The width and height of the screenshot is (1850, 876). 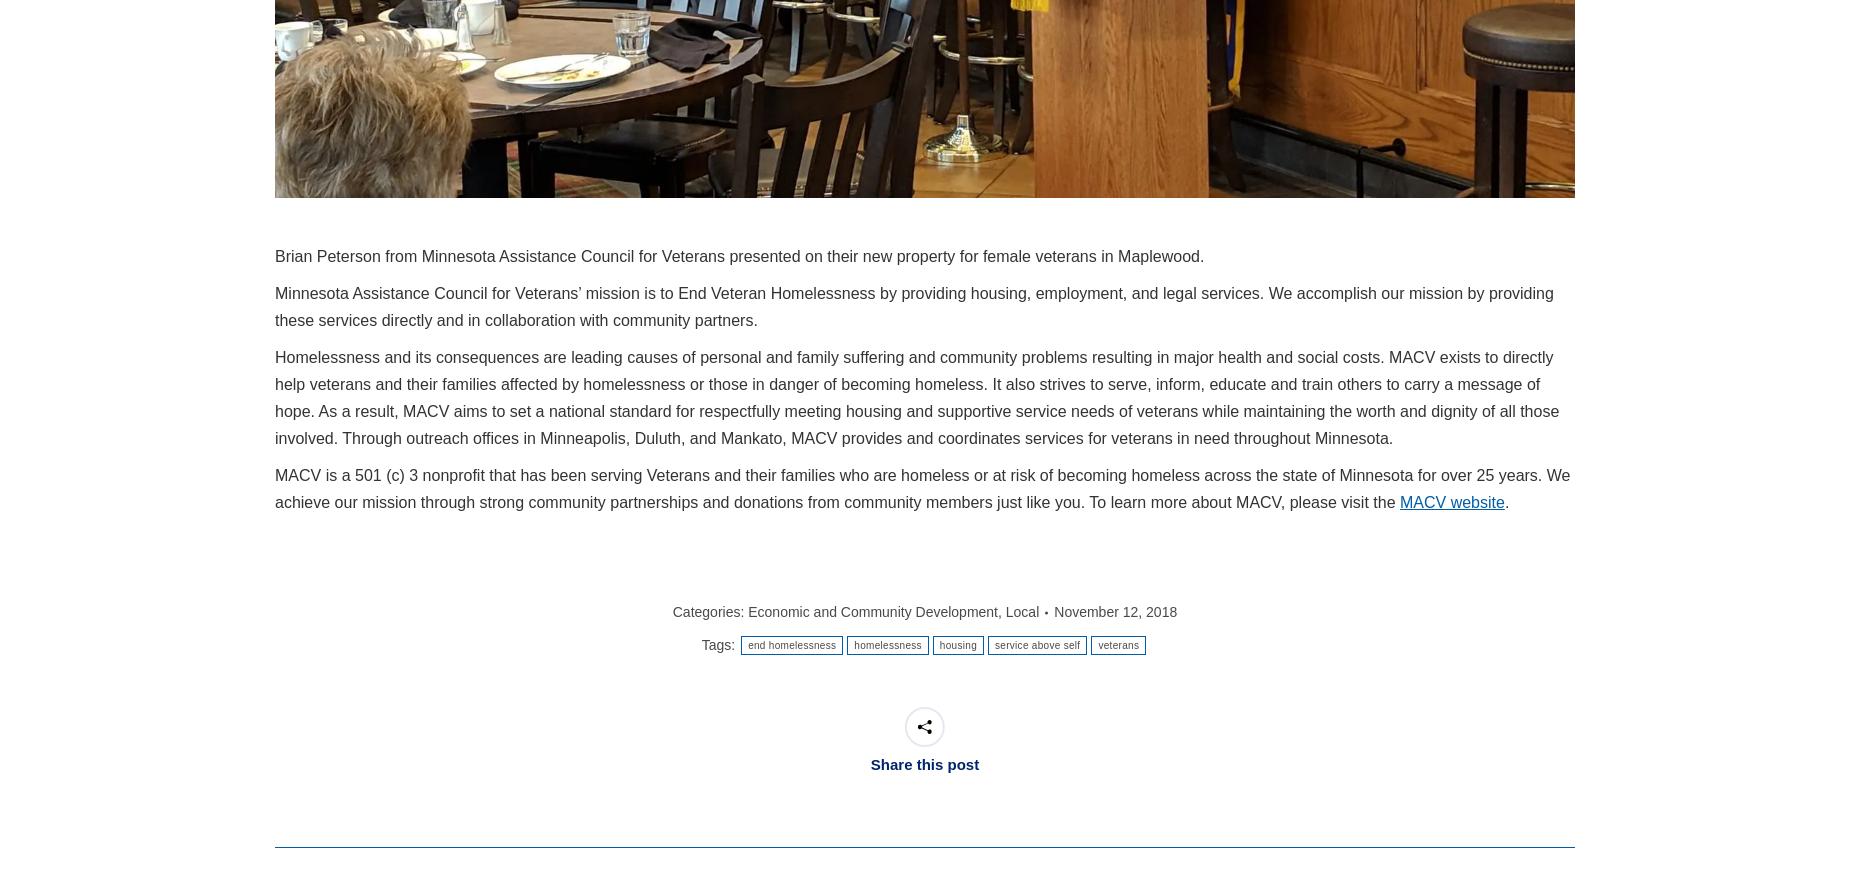 What do you see at coordinates (956, 645) in the screenshot?
I see `'housing'` at bounding box center [956, 645].